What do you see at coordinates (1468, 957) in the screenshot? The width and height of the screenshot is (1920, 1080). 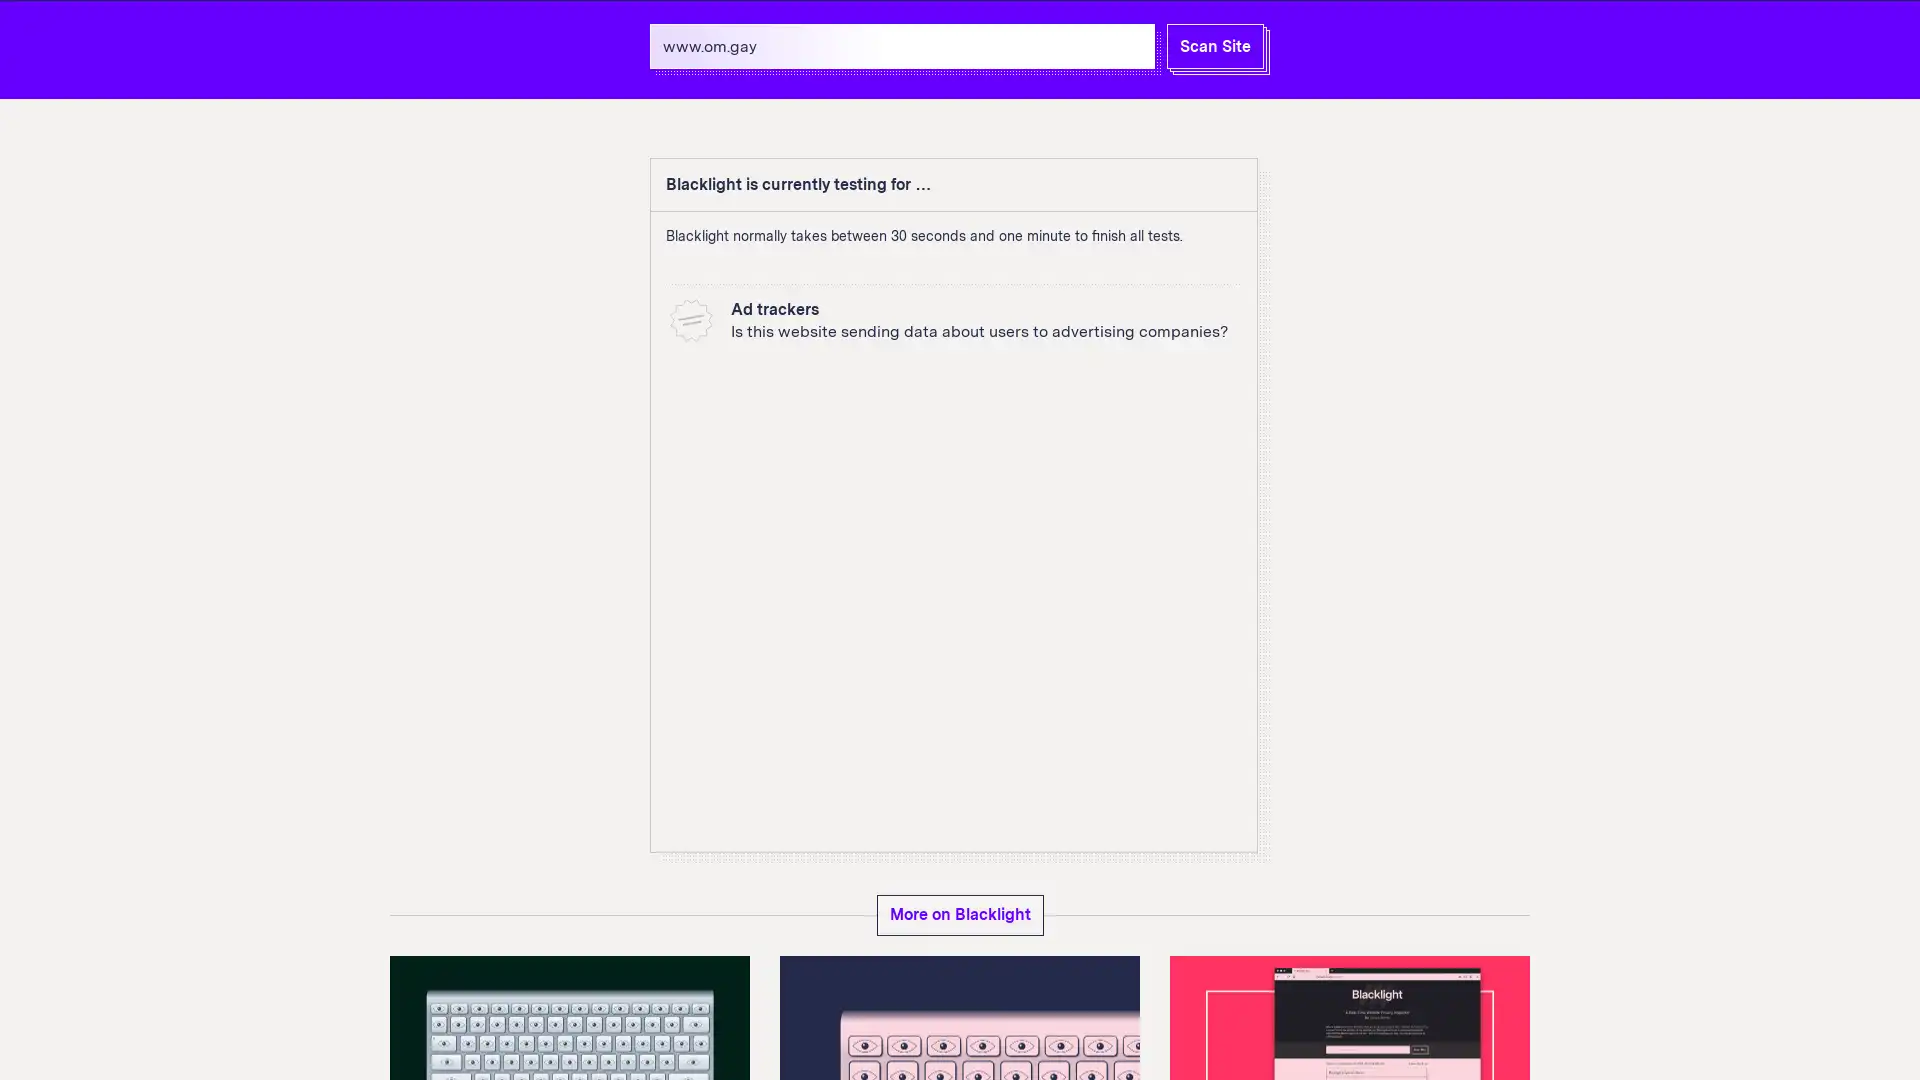 I see `Subscribe` at bounding box center [1468, 957].